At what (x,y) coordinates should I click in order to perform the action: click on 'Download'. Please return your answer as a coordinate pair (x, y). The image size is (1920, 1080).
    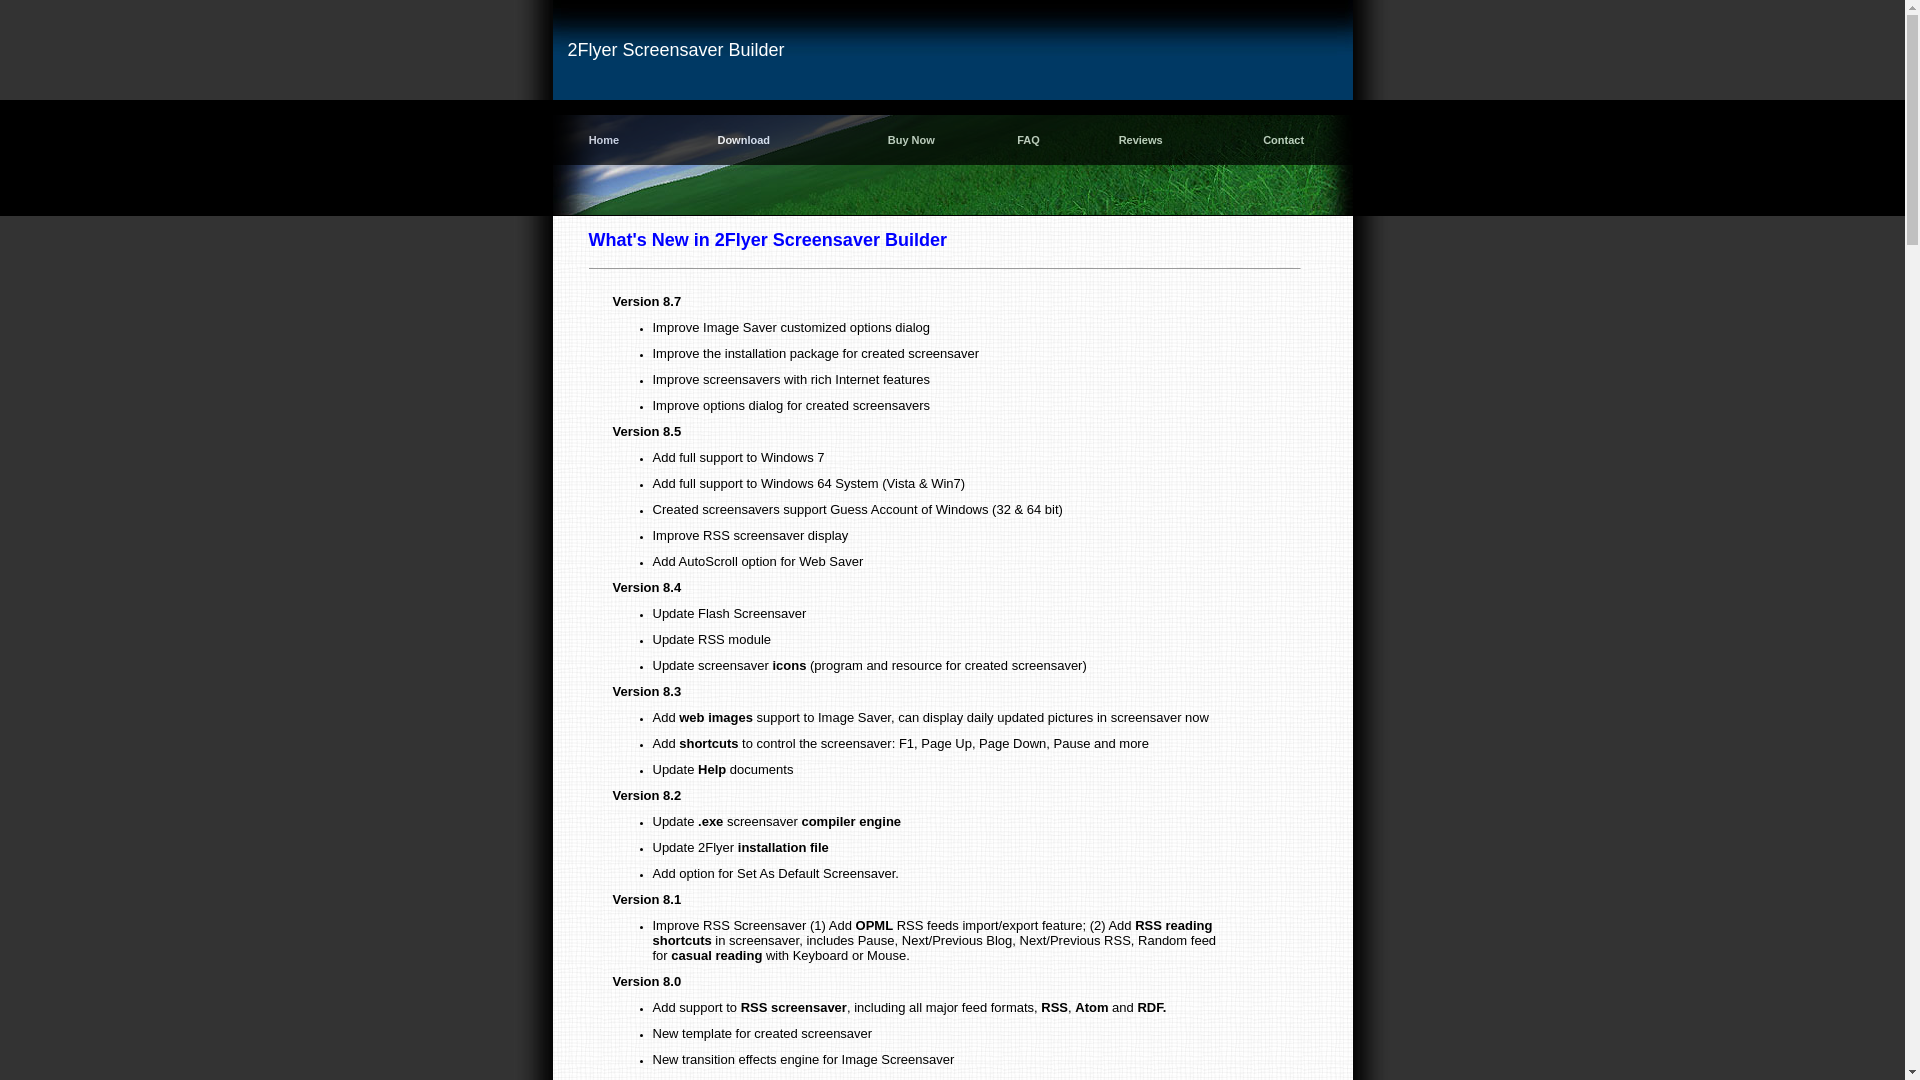
    Looking at the image, I should click on (742, 138).